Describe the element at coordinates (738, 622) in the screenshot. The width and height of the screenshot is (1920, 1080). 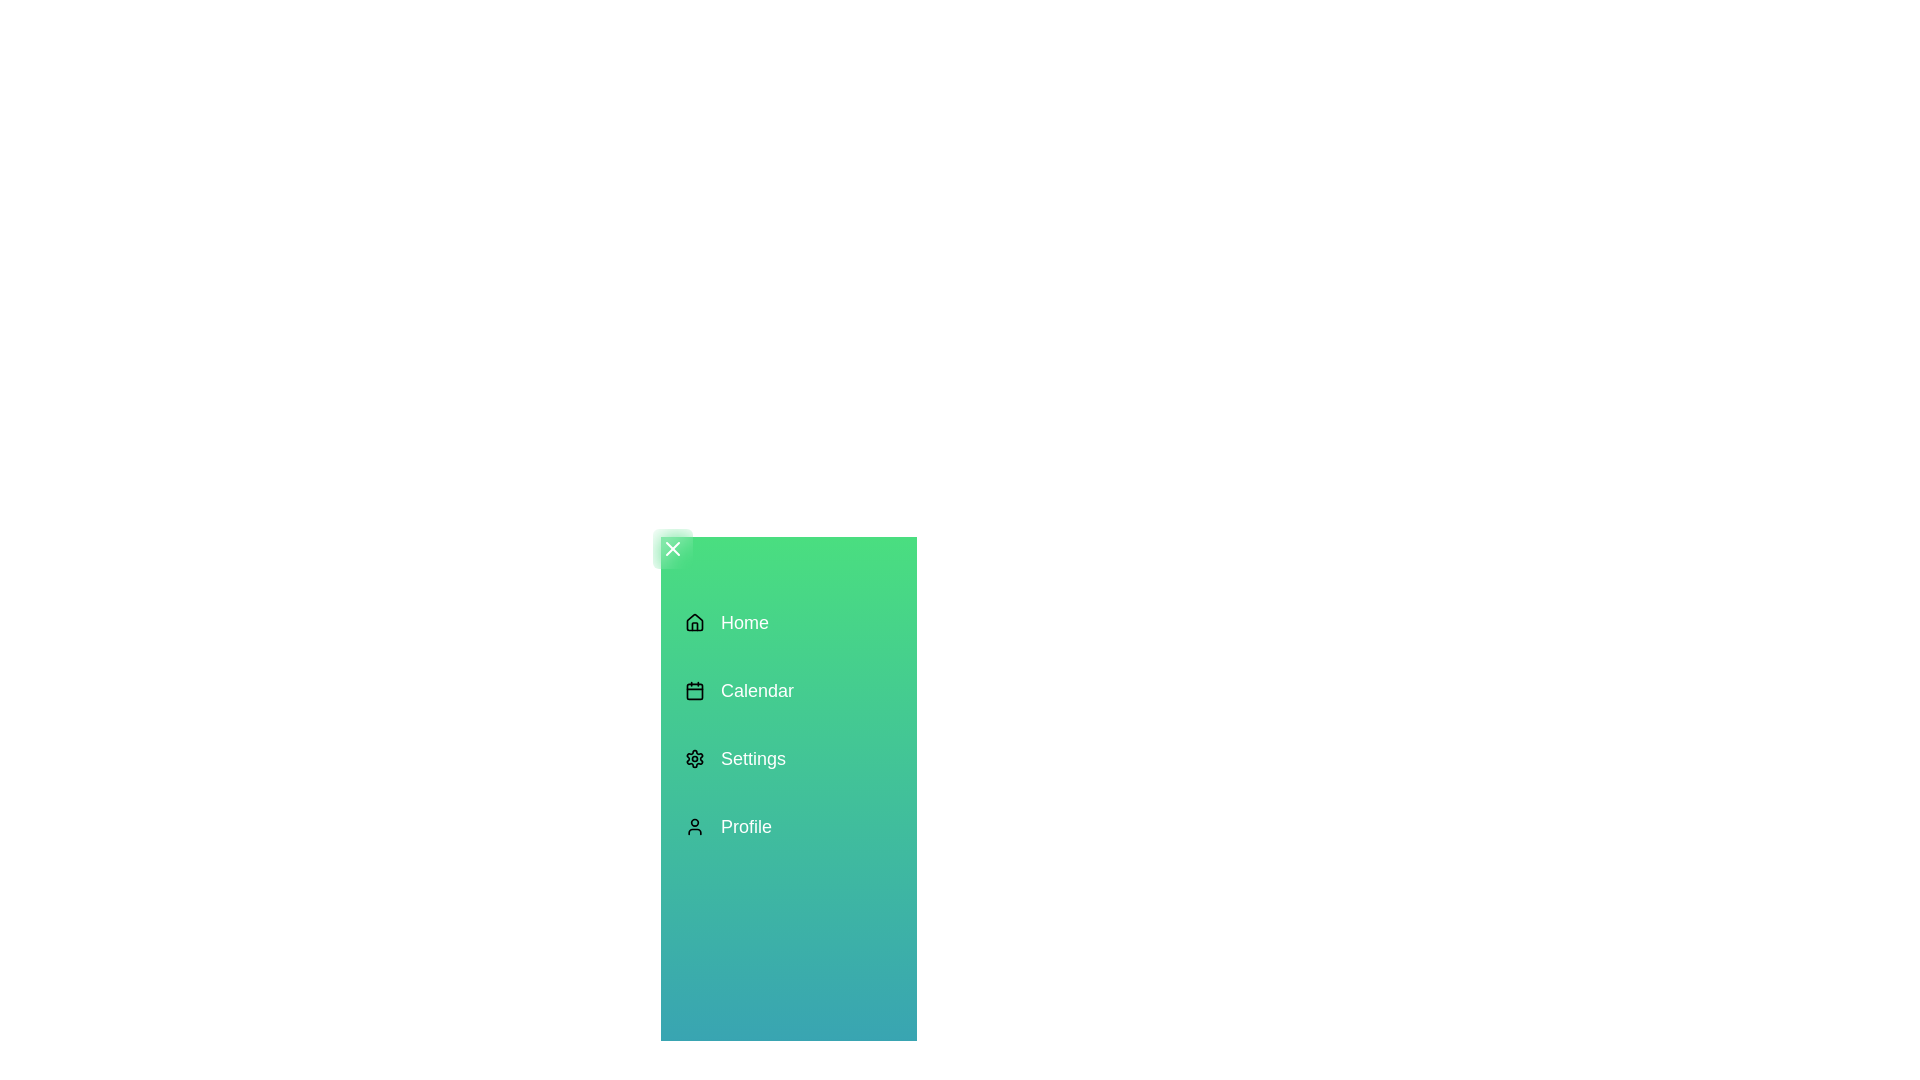
I see `the 'Home' button located at the top of the vertical sidebar menu on the left side of the green gradient background` at that location.